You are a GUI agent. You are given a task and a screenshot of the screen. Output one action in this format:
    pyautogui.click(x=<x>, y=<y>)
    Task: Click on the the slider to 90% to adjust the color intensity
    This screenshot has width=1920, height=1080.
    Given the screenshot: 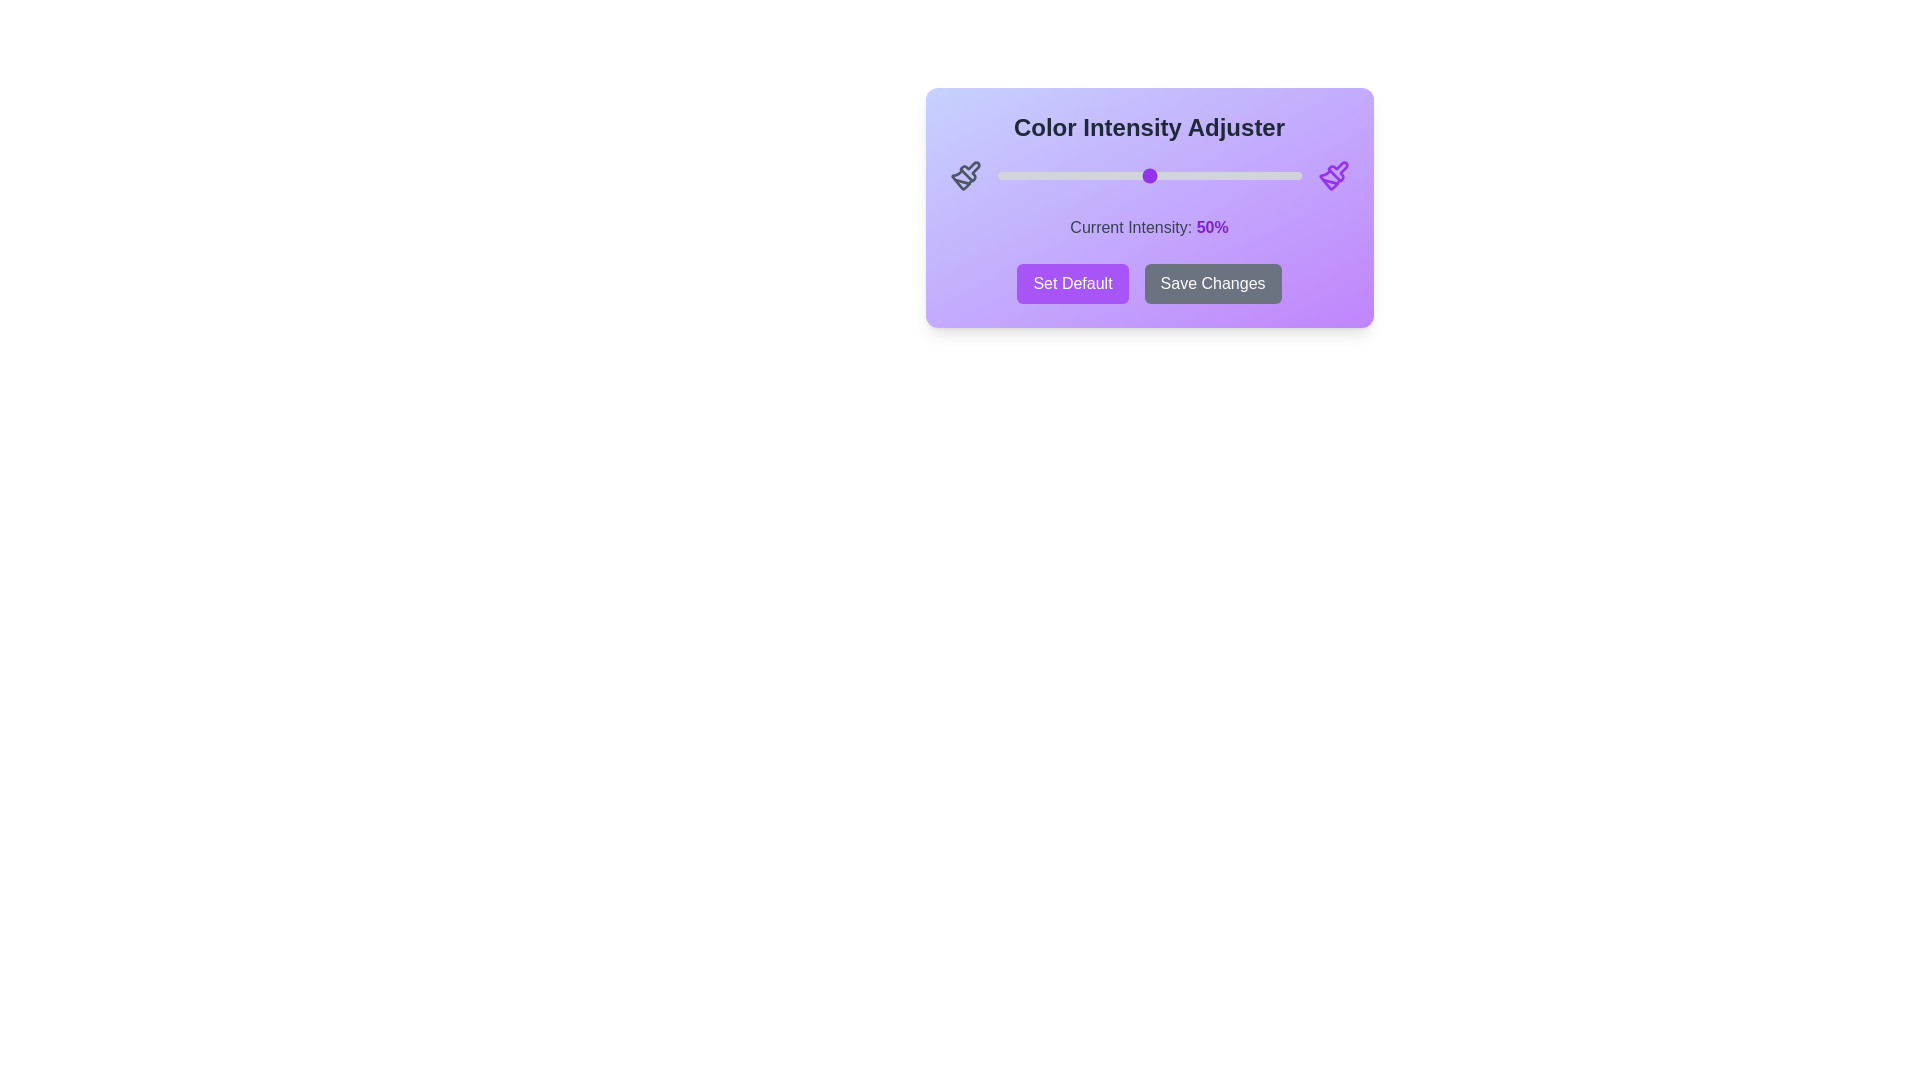 What is the action you would take?
    pyautogui.click(x=1270, y=175)
    